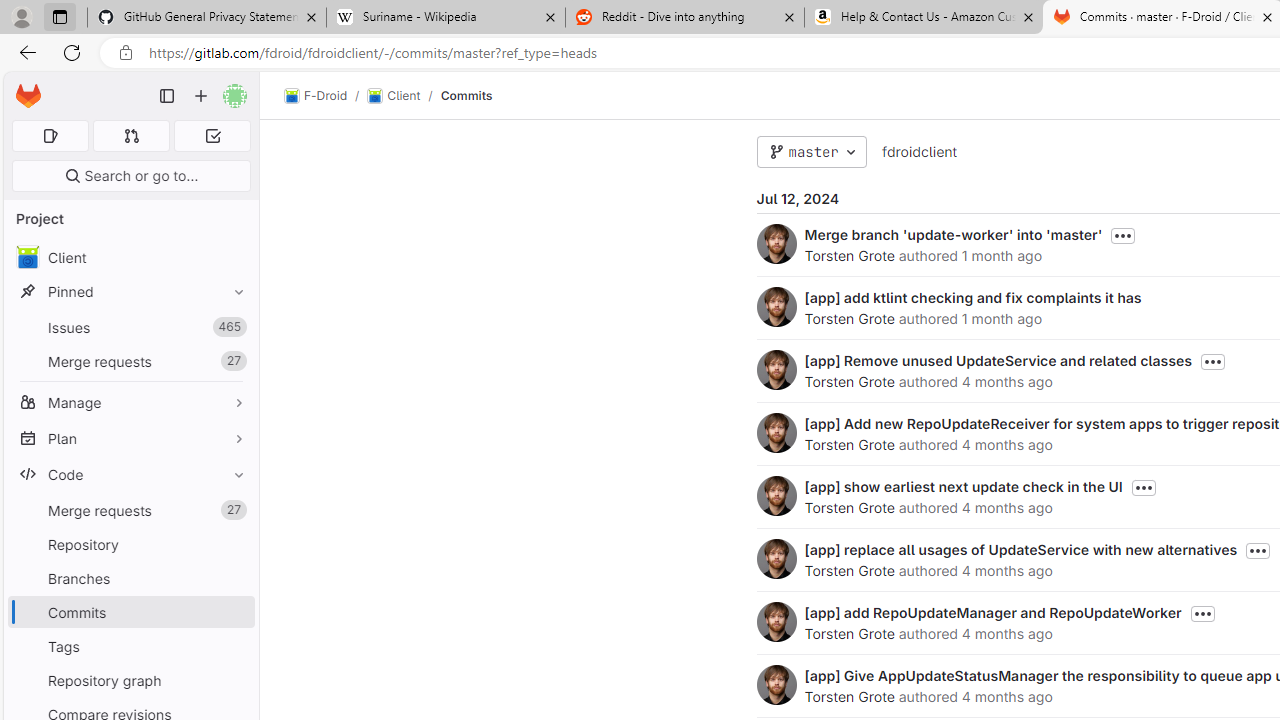 The image size is (1280, 720). What do you see at coordinates (130, 437) in the screenshot?
I see `'Plan'` at bounding box center [130, 437].